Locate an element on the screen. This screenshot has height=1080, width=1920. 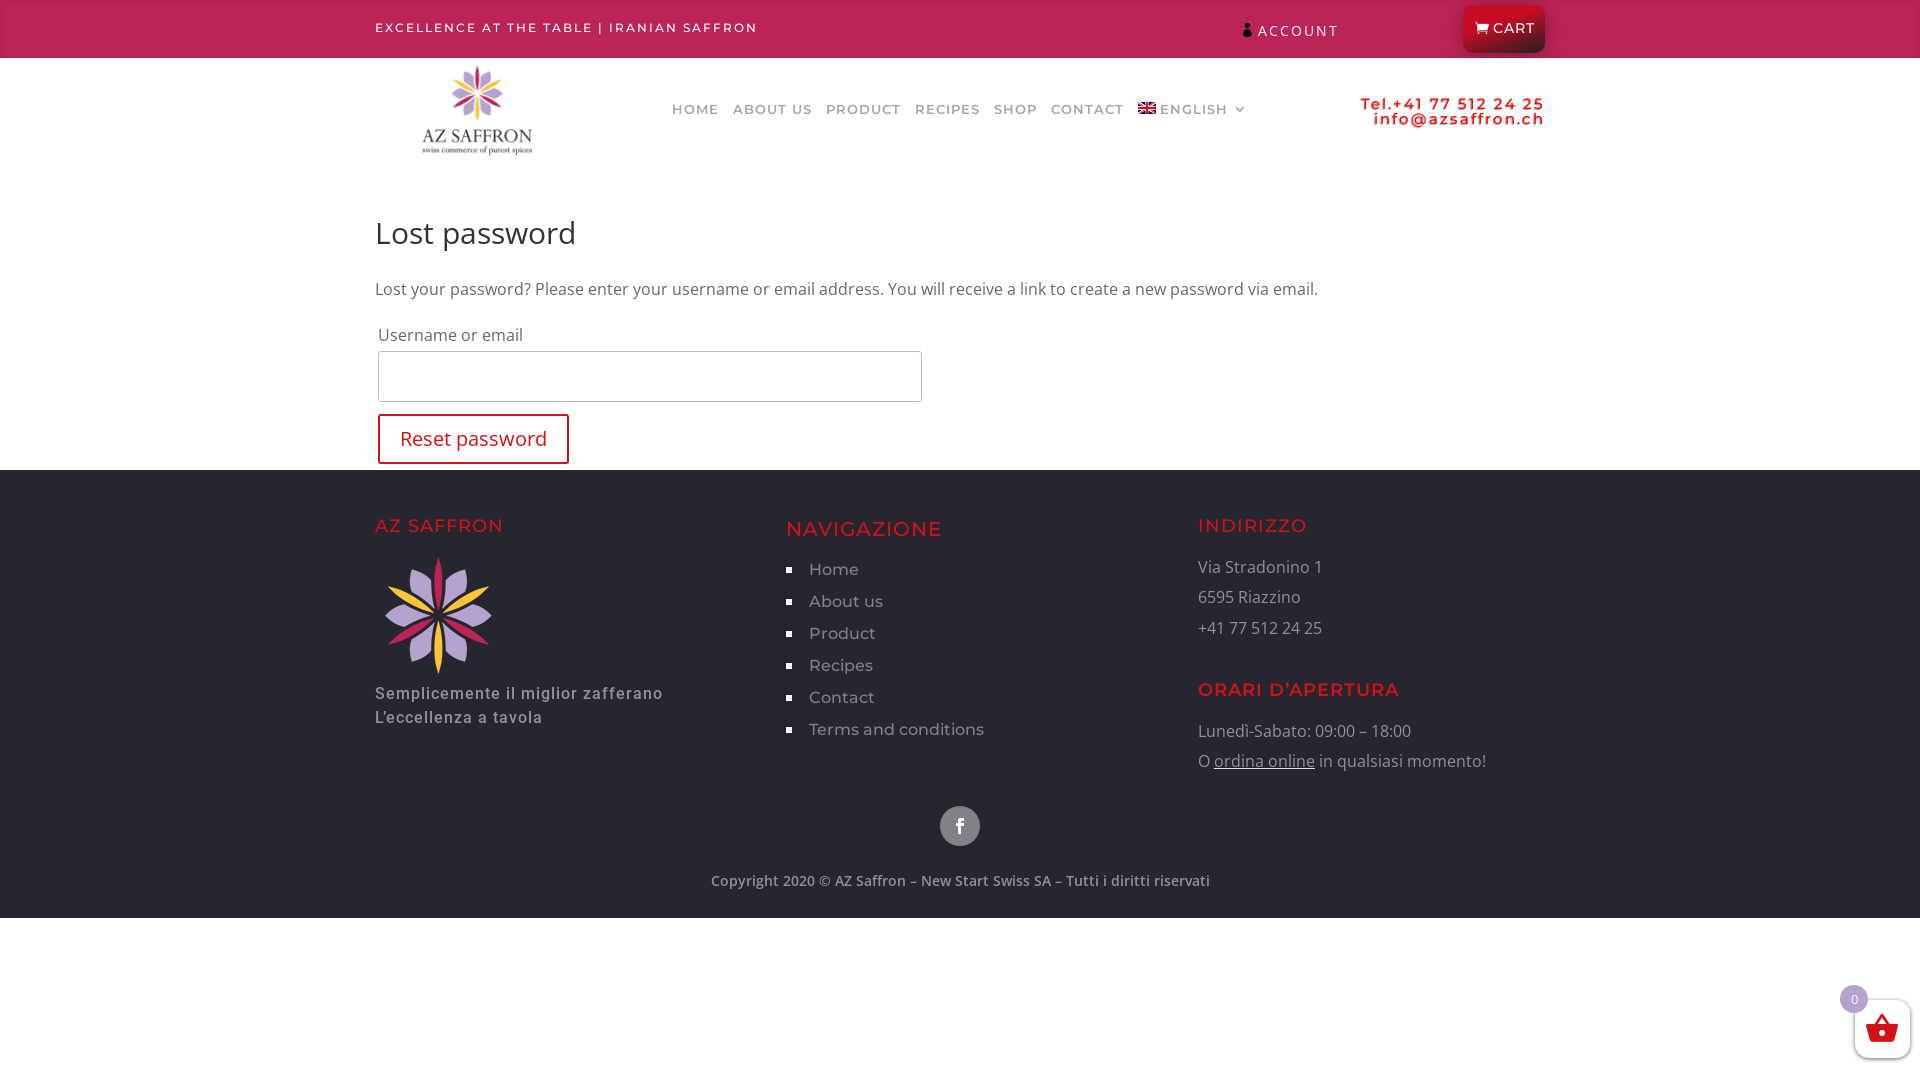
'CONTACT' is located at coordinates (1050, 112).